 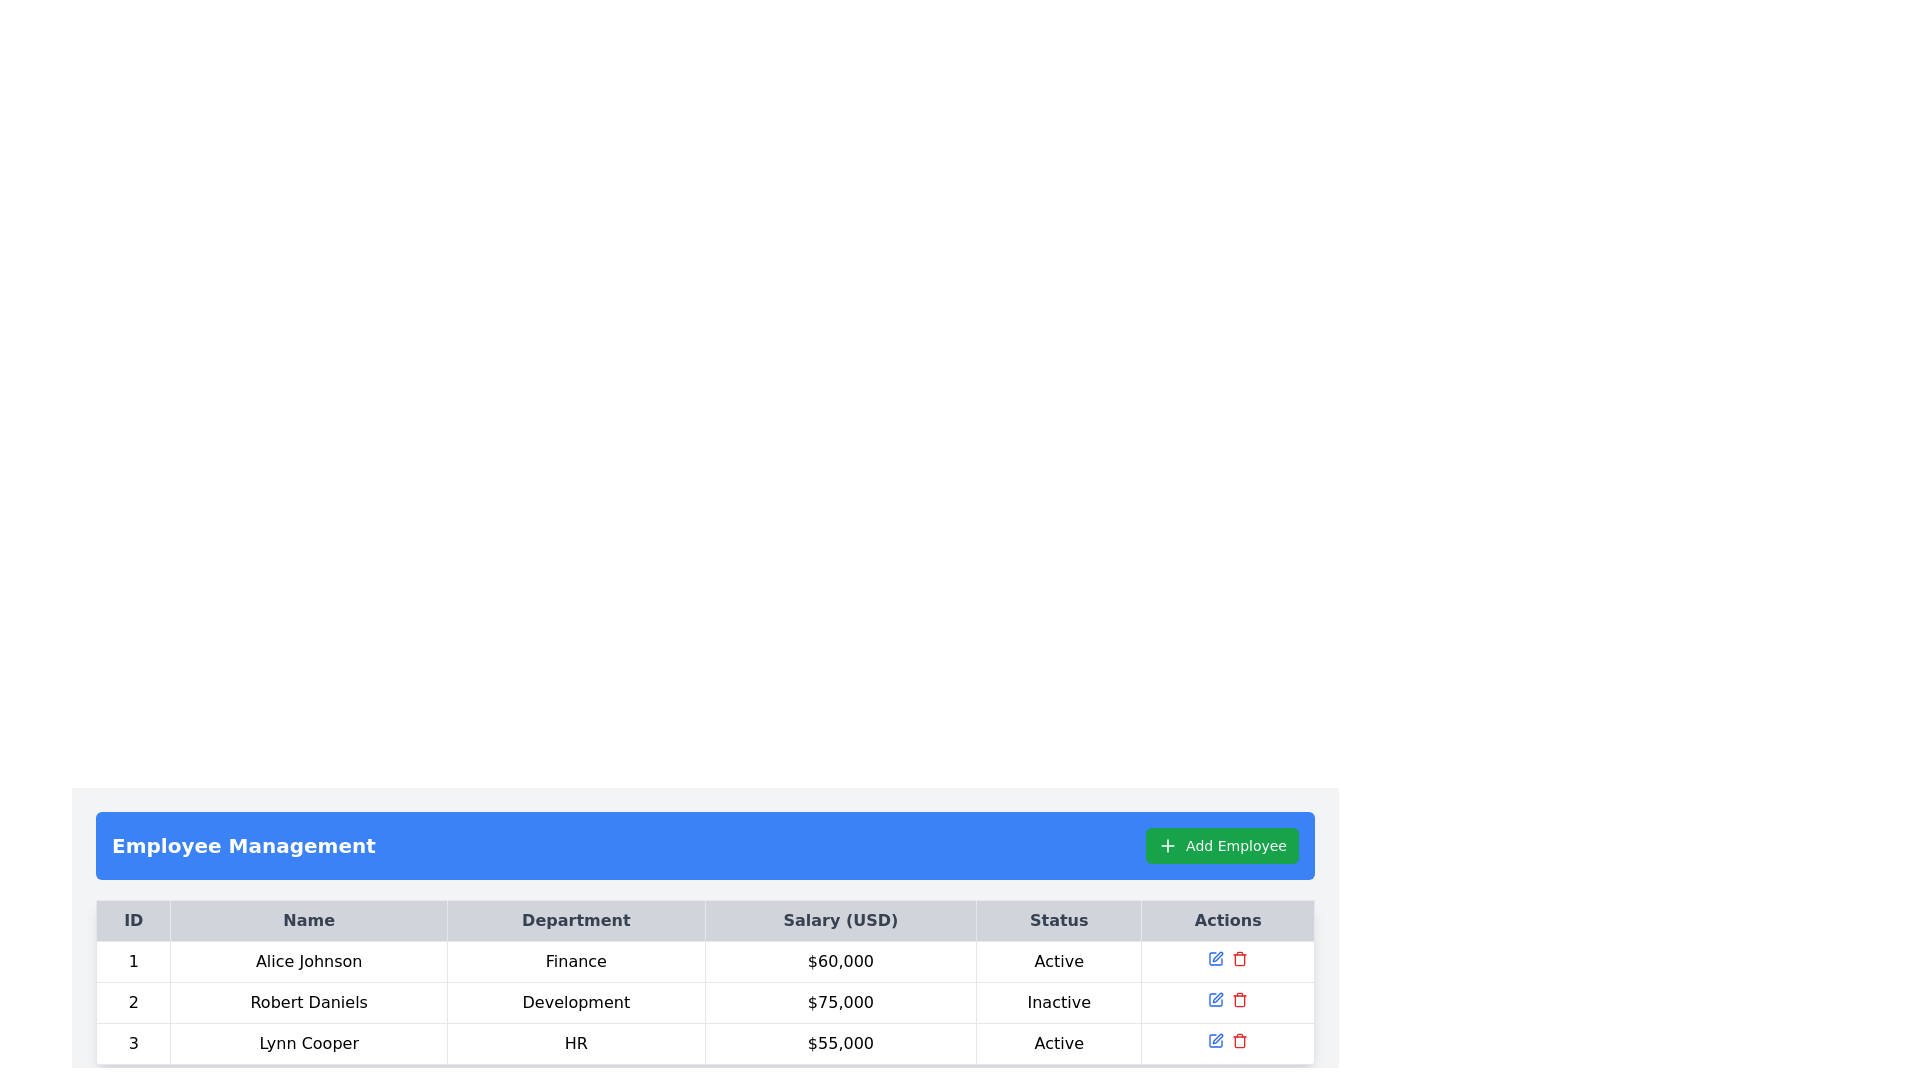 What do you see at coordinates (575, 1002) in the screenshot?
I see `the Text display that shows the word 'Development' in a sans-serif font, located in the third cell of the 'Department' column in the table` at bounding box center [575, 1002].